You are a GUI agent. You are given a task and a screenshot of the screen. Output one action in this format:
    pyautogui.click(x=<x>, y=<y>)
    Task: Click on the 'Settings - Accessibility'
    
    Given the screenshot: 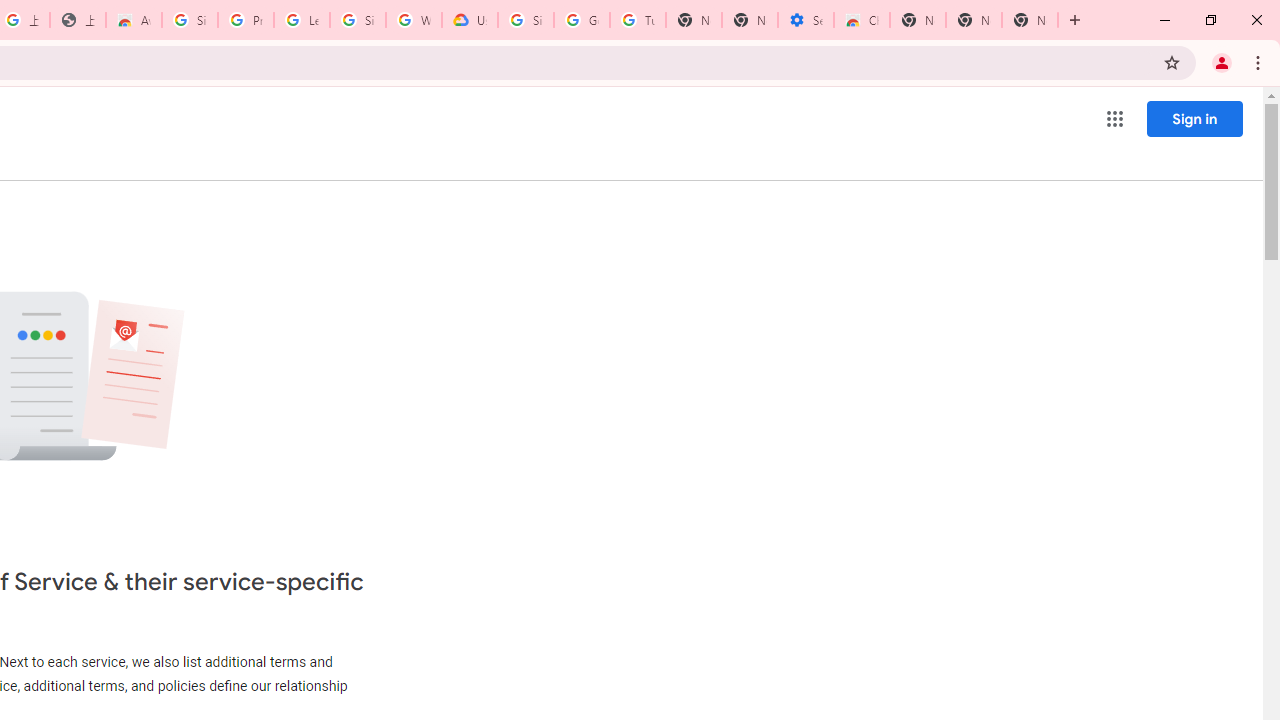 What is the action you would take?
    pyautogui.click(x=806, y=20)
    